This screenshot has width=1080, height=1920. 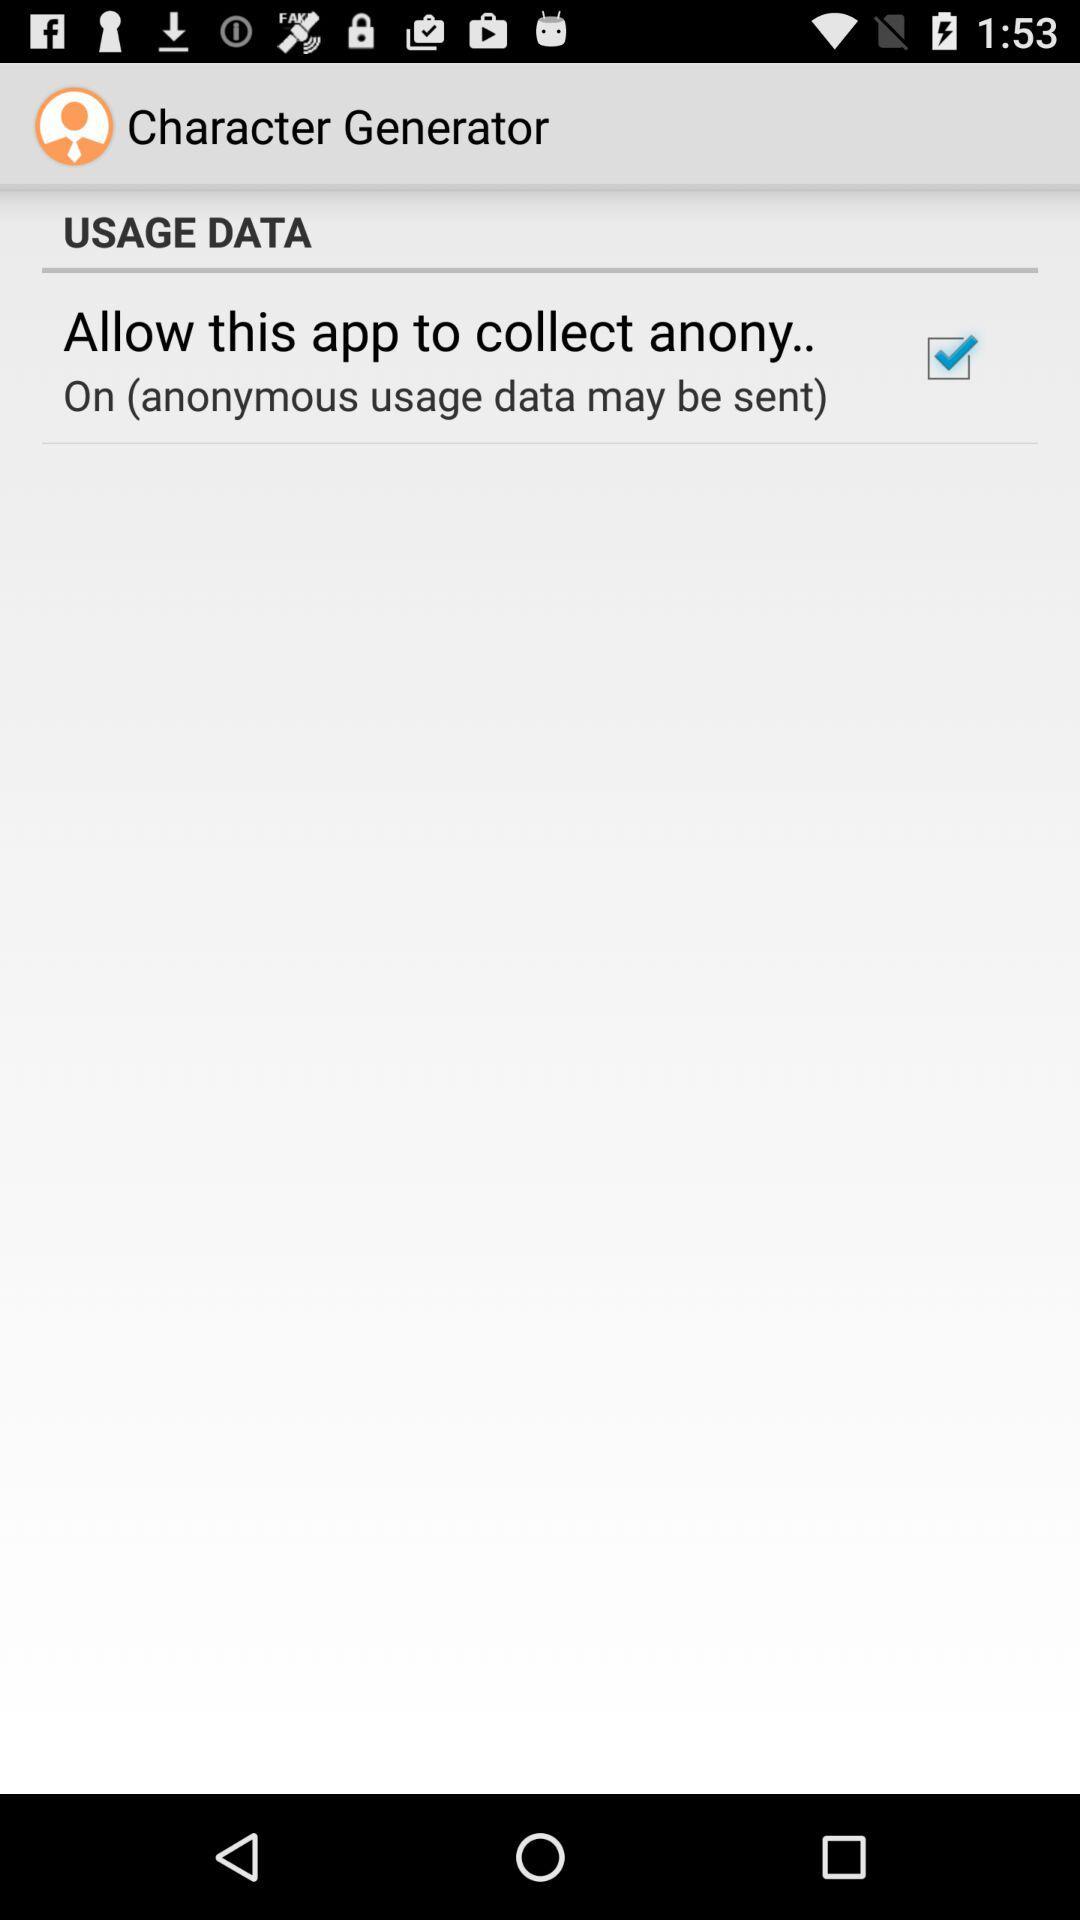 What do you see at coordinates (947, 358) in the screenshot?
I see `icon below usage data item` at bounding box center [947, 358].